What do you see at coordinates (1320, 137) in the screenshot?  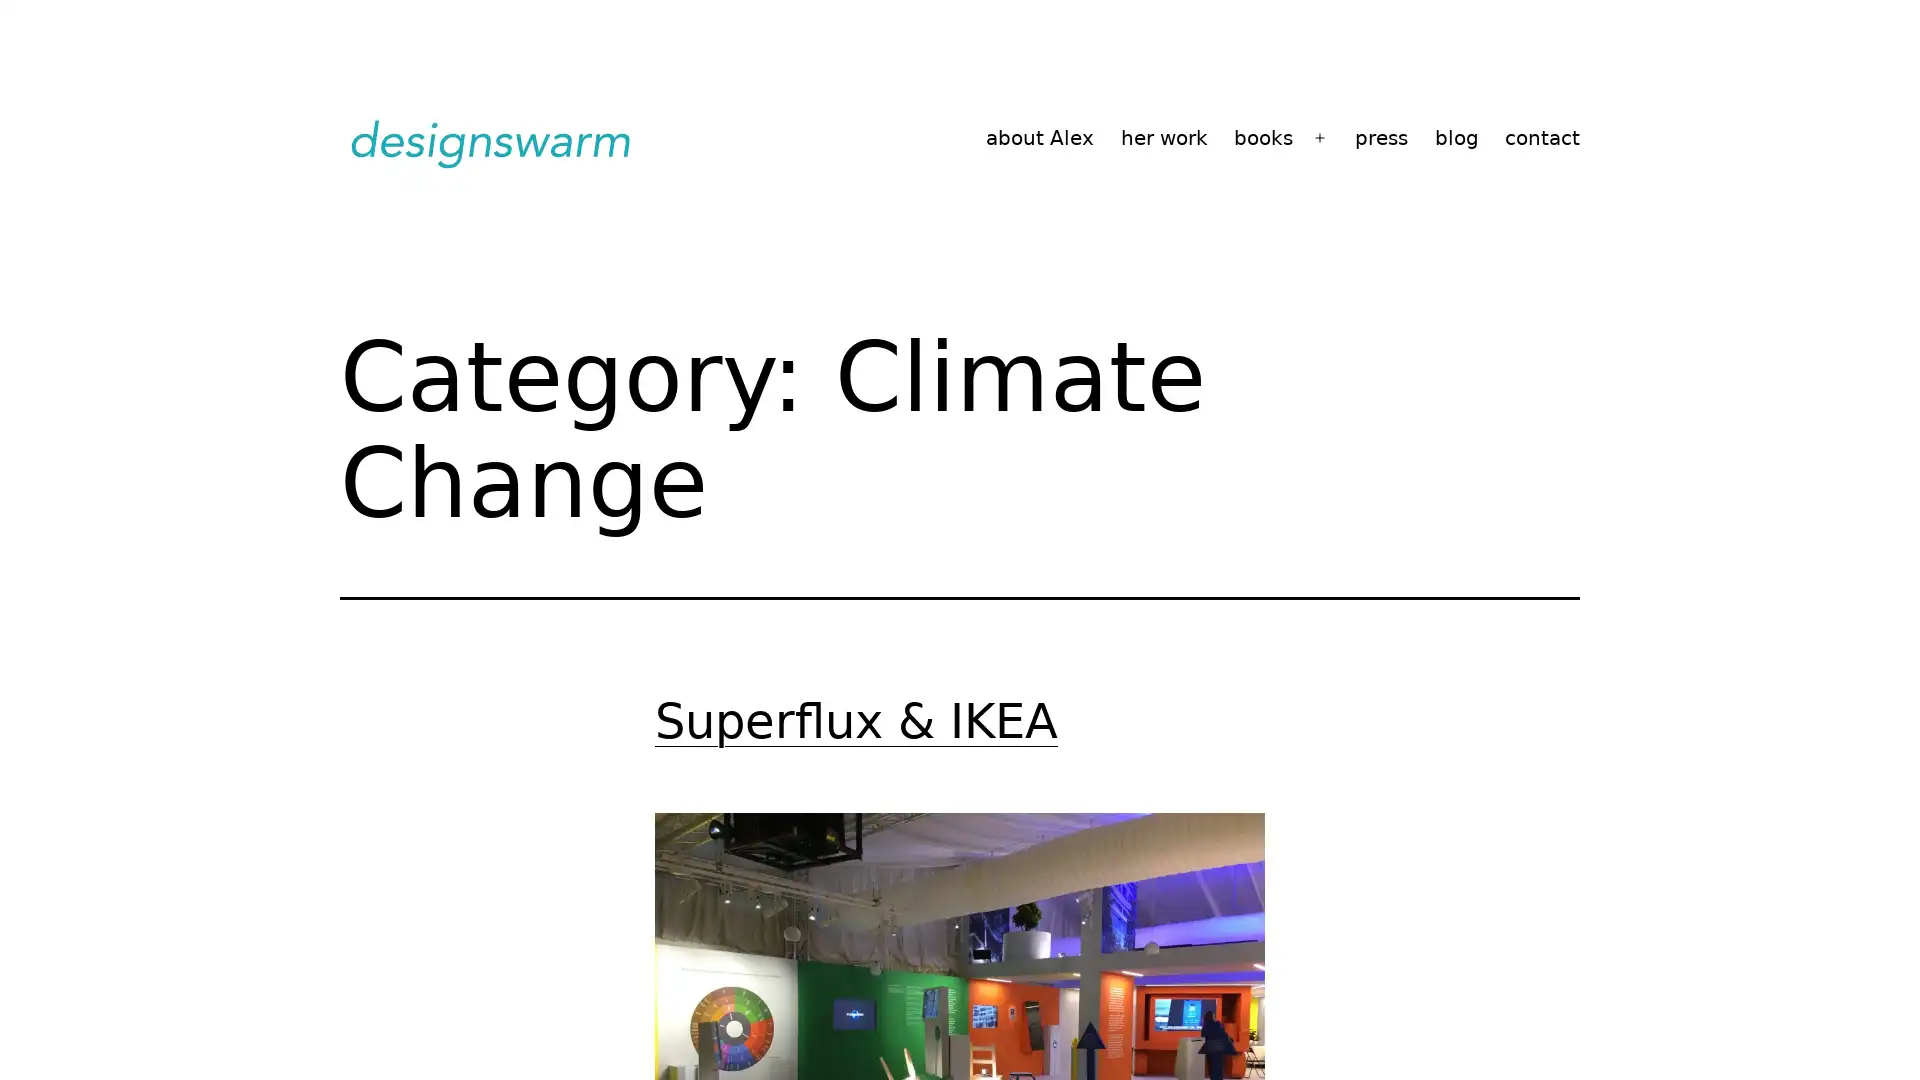 I see `Open menu` at bounding box center [1320, 137].